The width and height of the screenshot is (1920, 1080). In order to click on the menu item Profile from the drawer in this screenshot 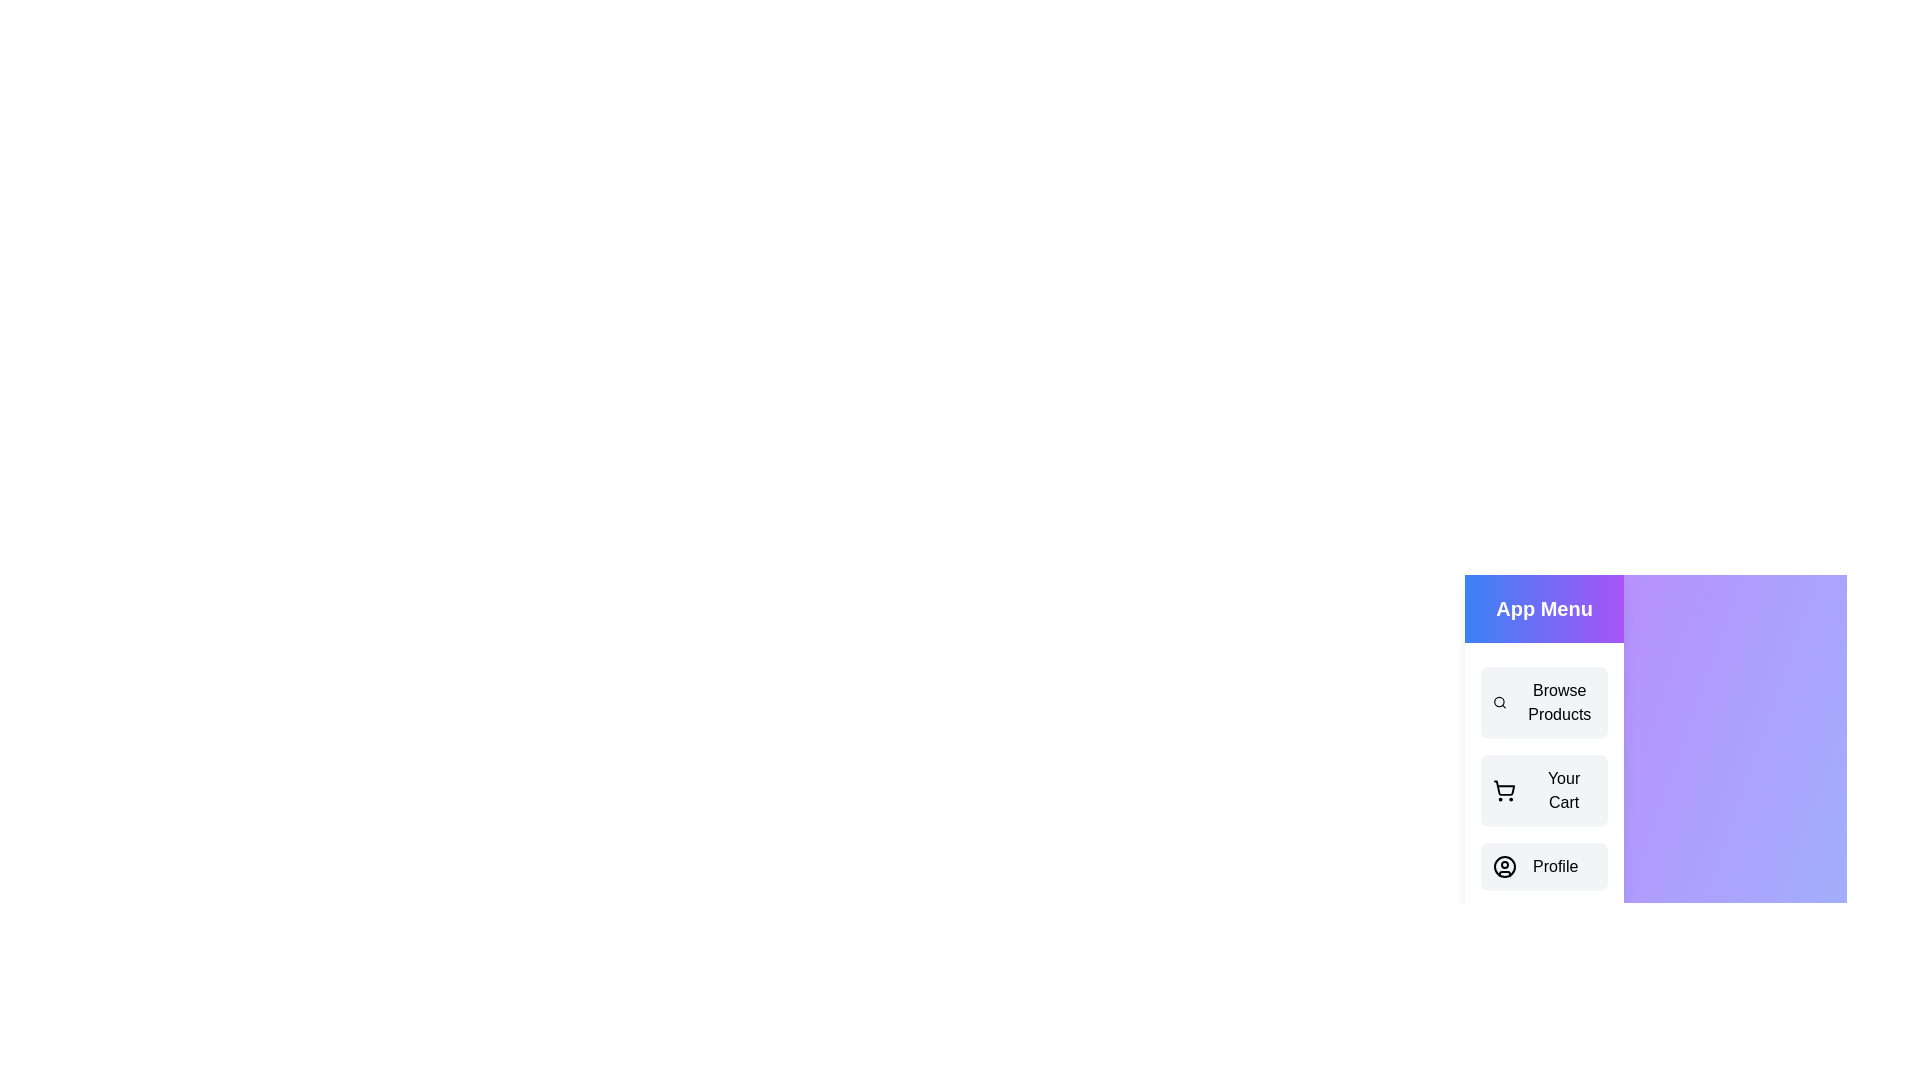, I will do `click(1543, 866)`.